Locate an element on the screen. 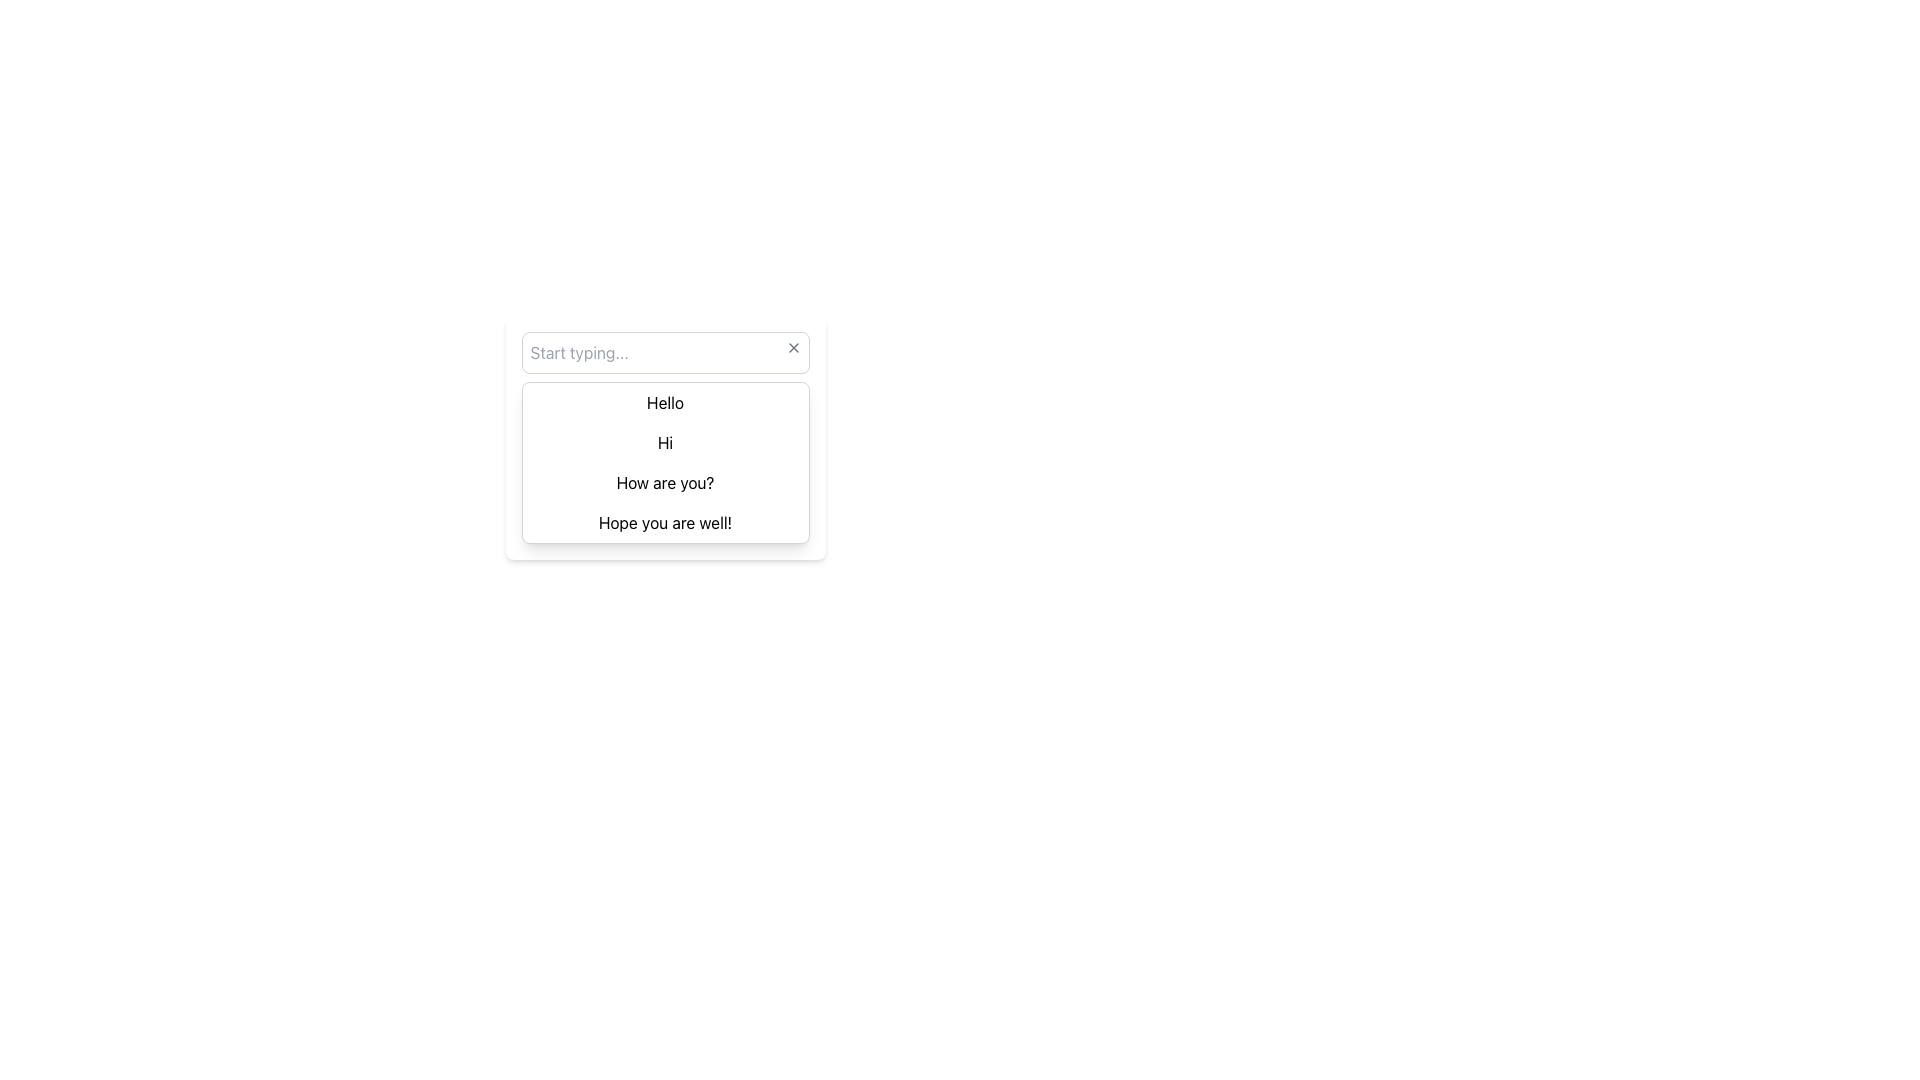  the first selectable item in the dropdown menu that displays the option 'Hello' is located at coordinates (665, 402).